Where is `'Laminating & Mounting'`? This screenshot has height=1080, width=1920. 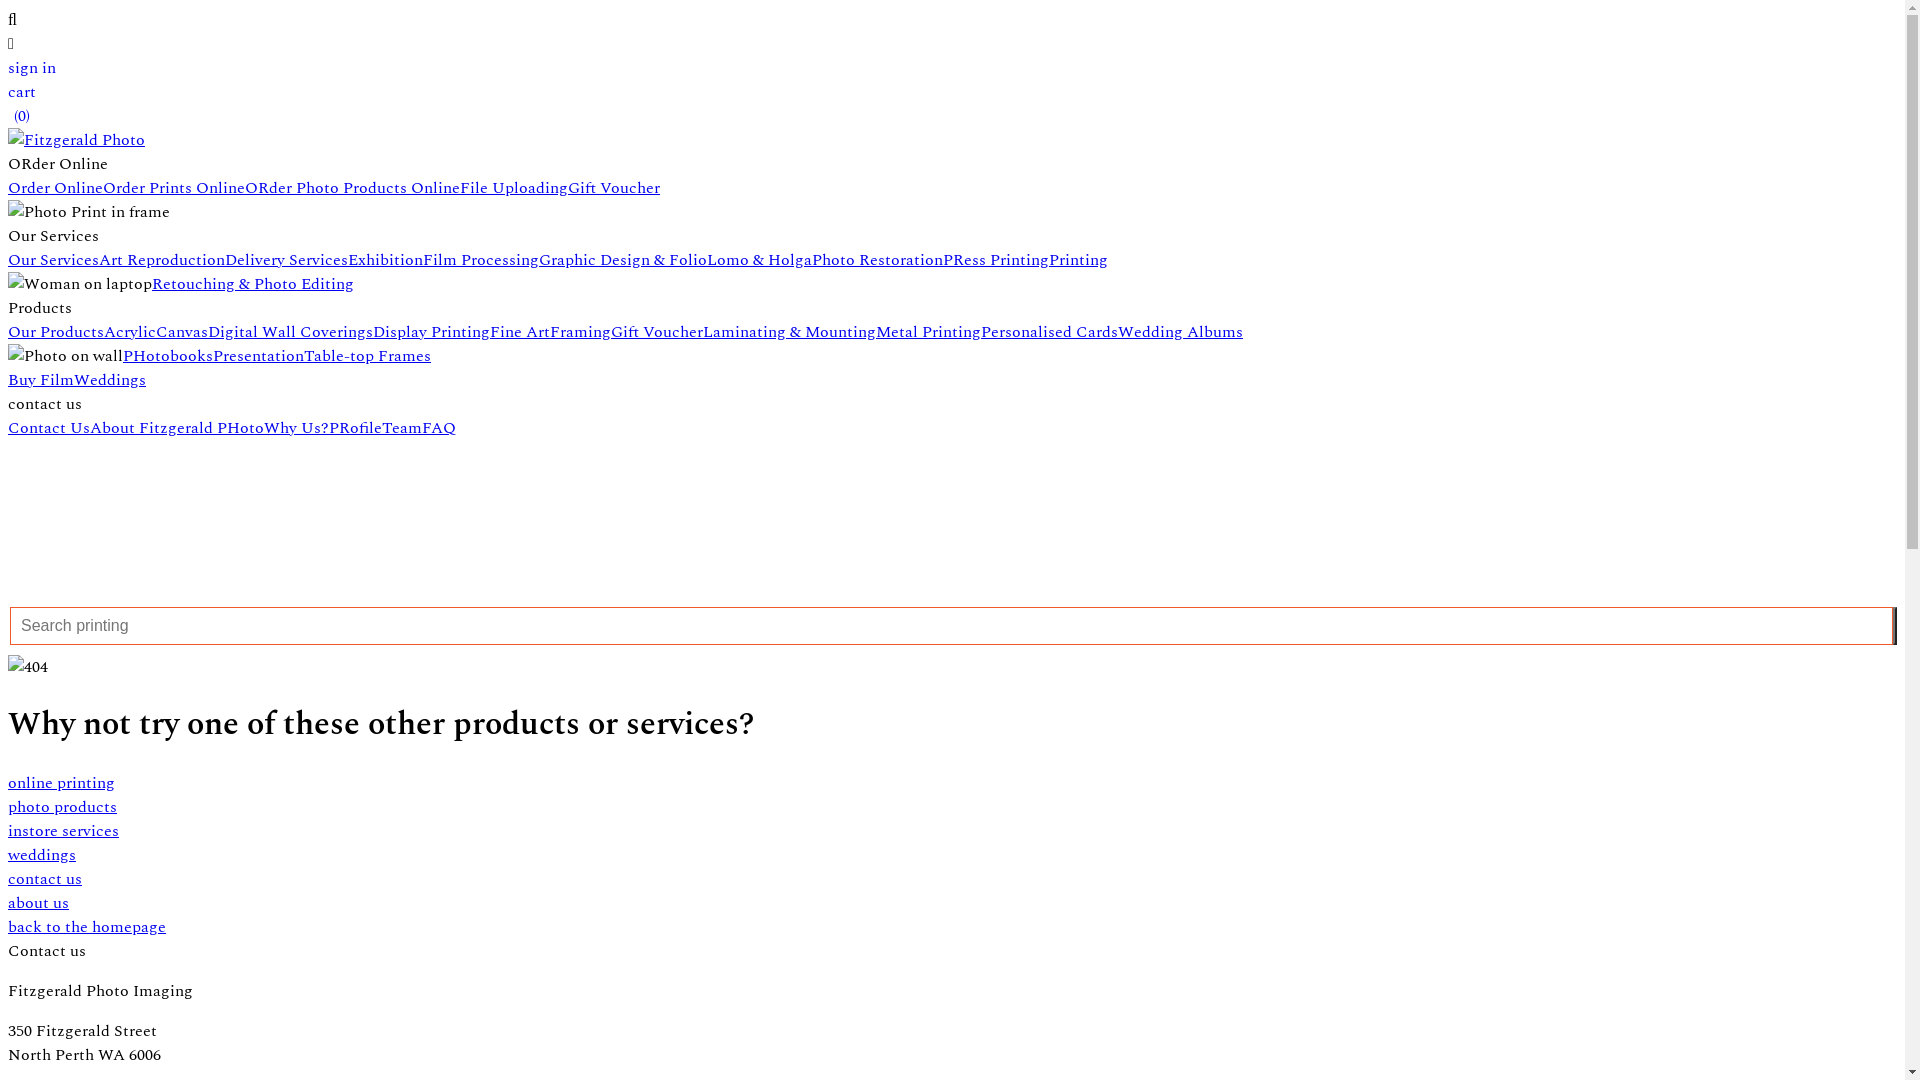 'Laminating & Mounting' is located at coordinates (788, 330).